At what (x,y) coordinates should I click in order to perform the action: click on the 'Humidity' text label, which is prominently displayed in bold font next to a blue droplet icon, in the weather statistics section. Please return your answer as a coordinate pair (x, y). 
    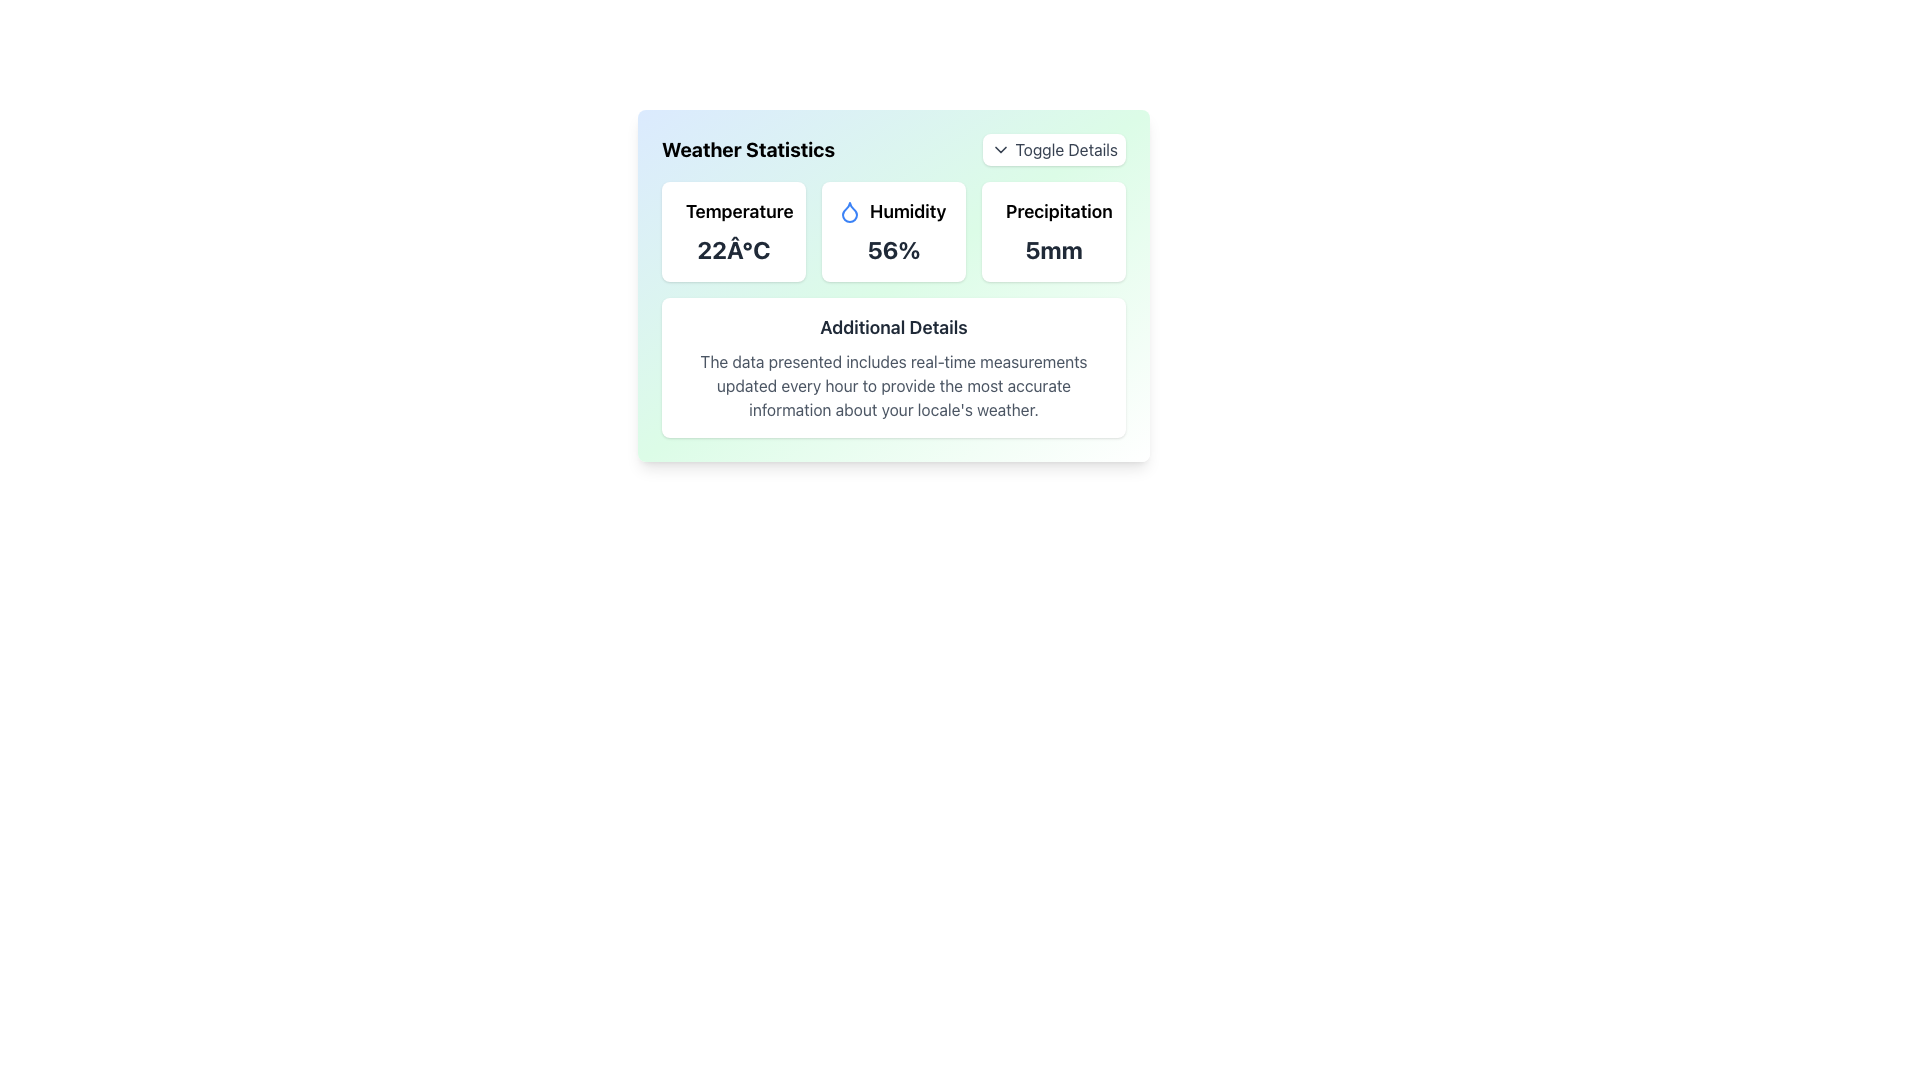
    Looking at the image, I should click on (907, 212).